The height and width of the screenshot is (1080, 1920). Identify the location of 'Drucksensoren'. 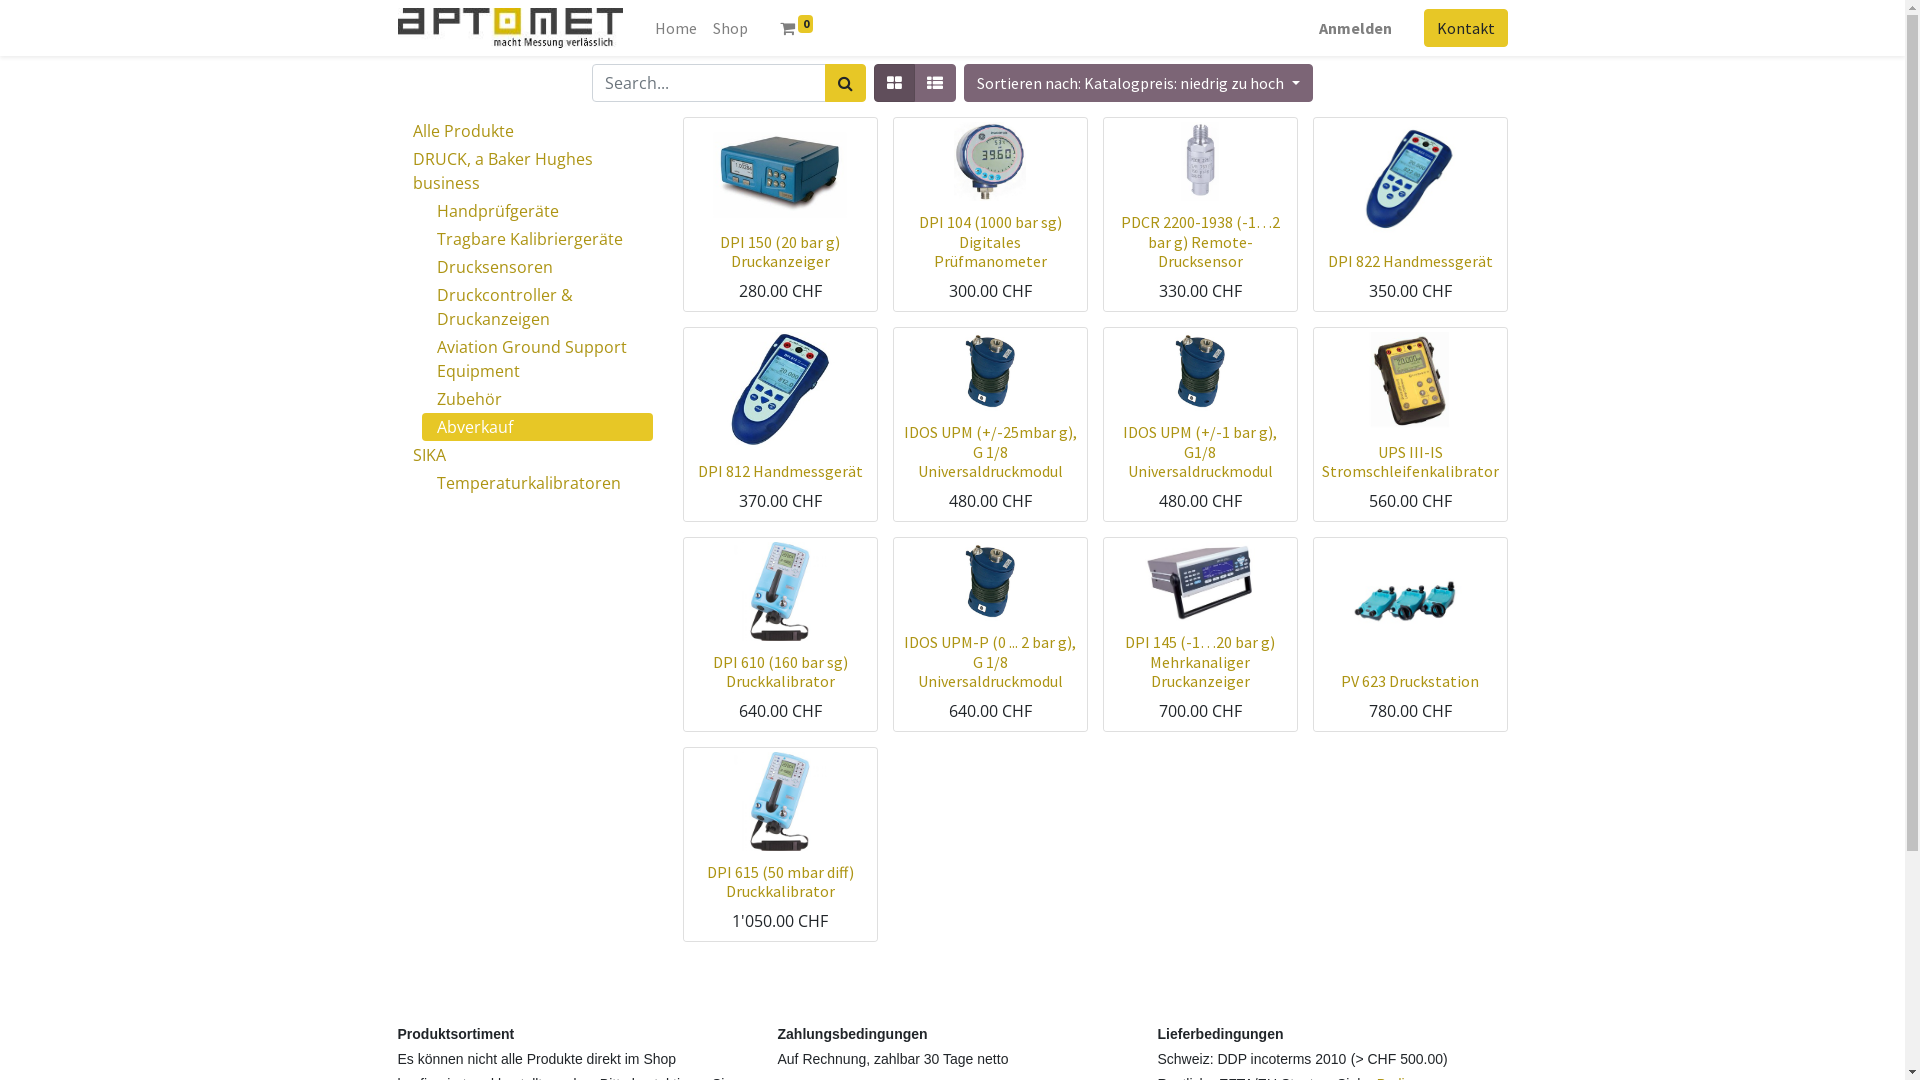
(537, 265).